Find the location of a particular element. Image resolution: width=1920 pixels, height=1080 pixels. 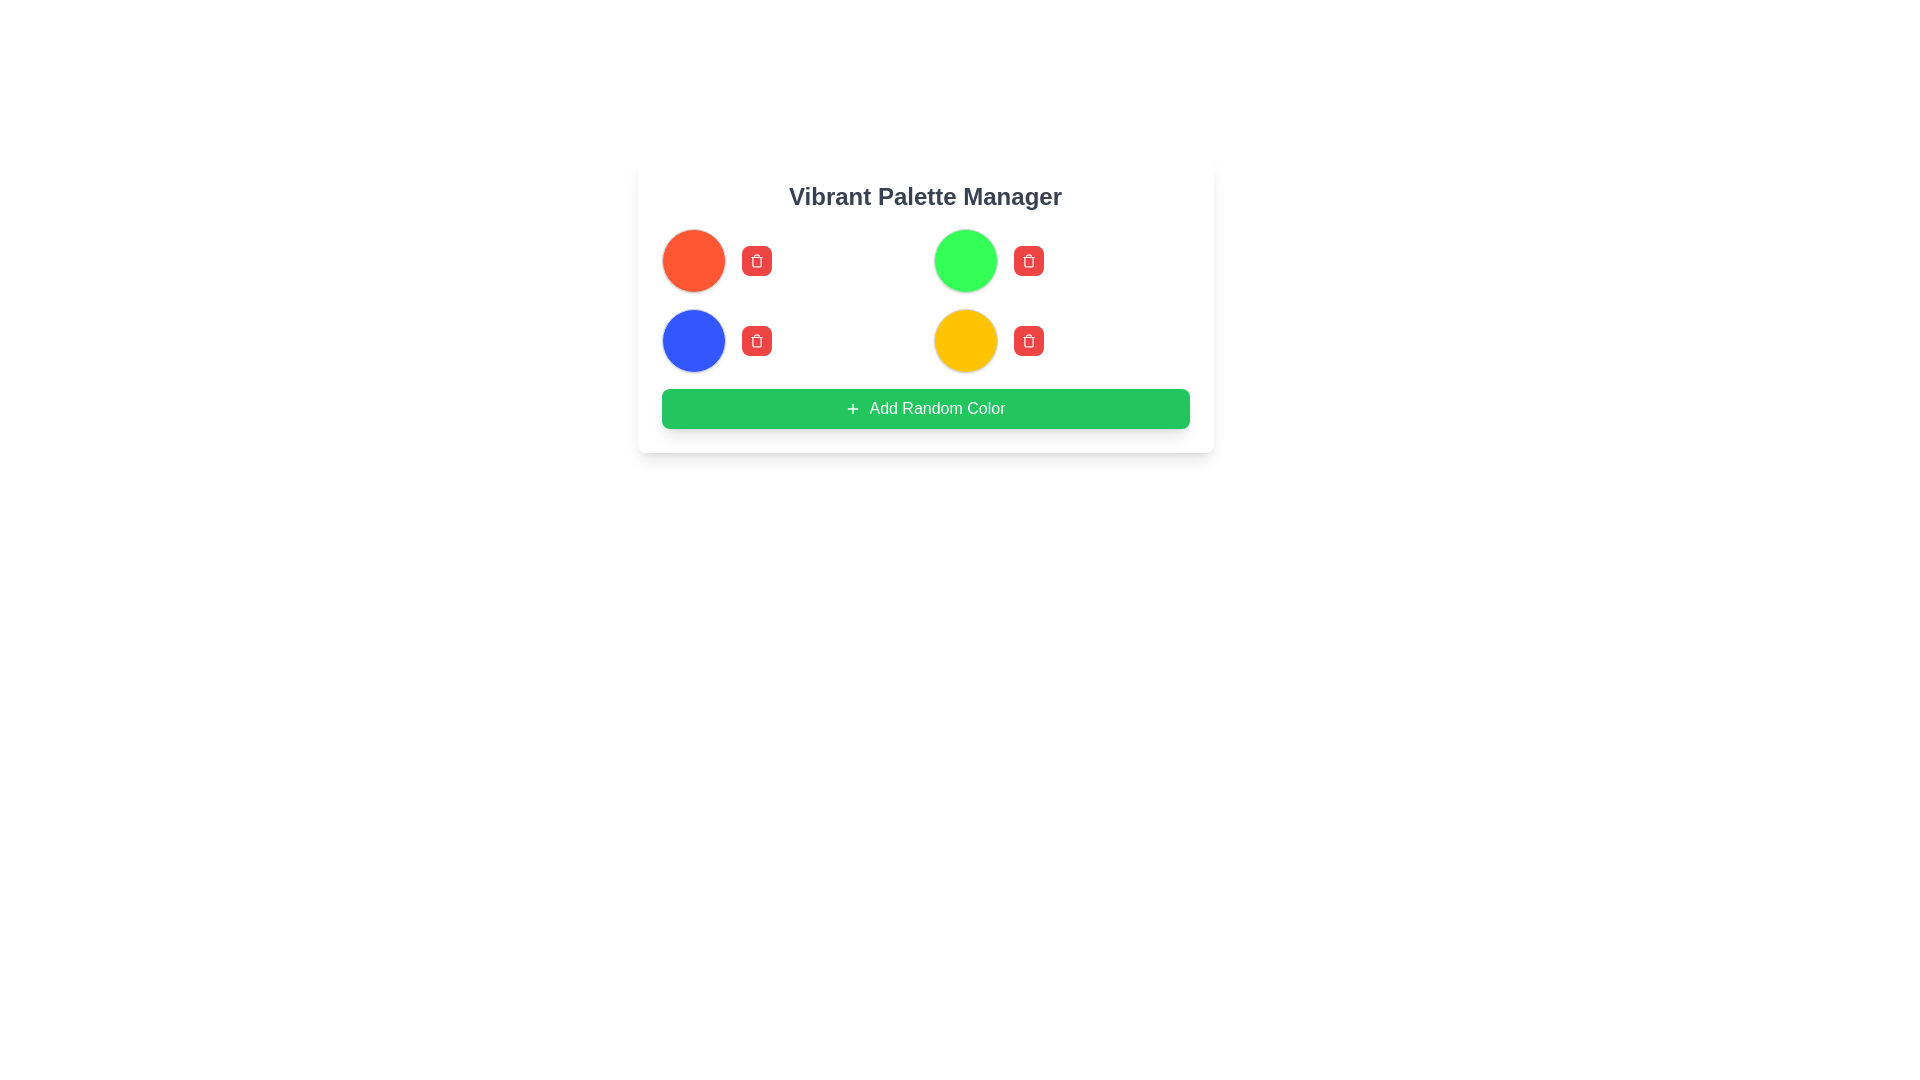

the first circular color selection element in the palette management interface is located at coordinates (693, 260).